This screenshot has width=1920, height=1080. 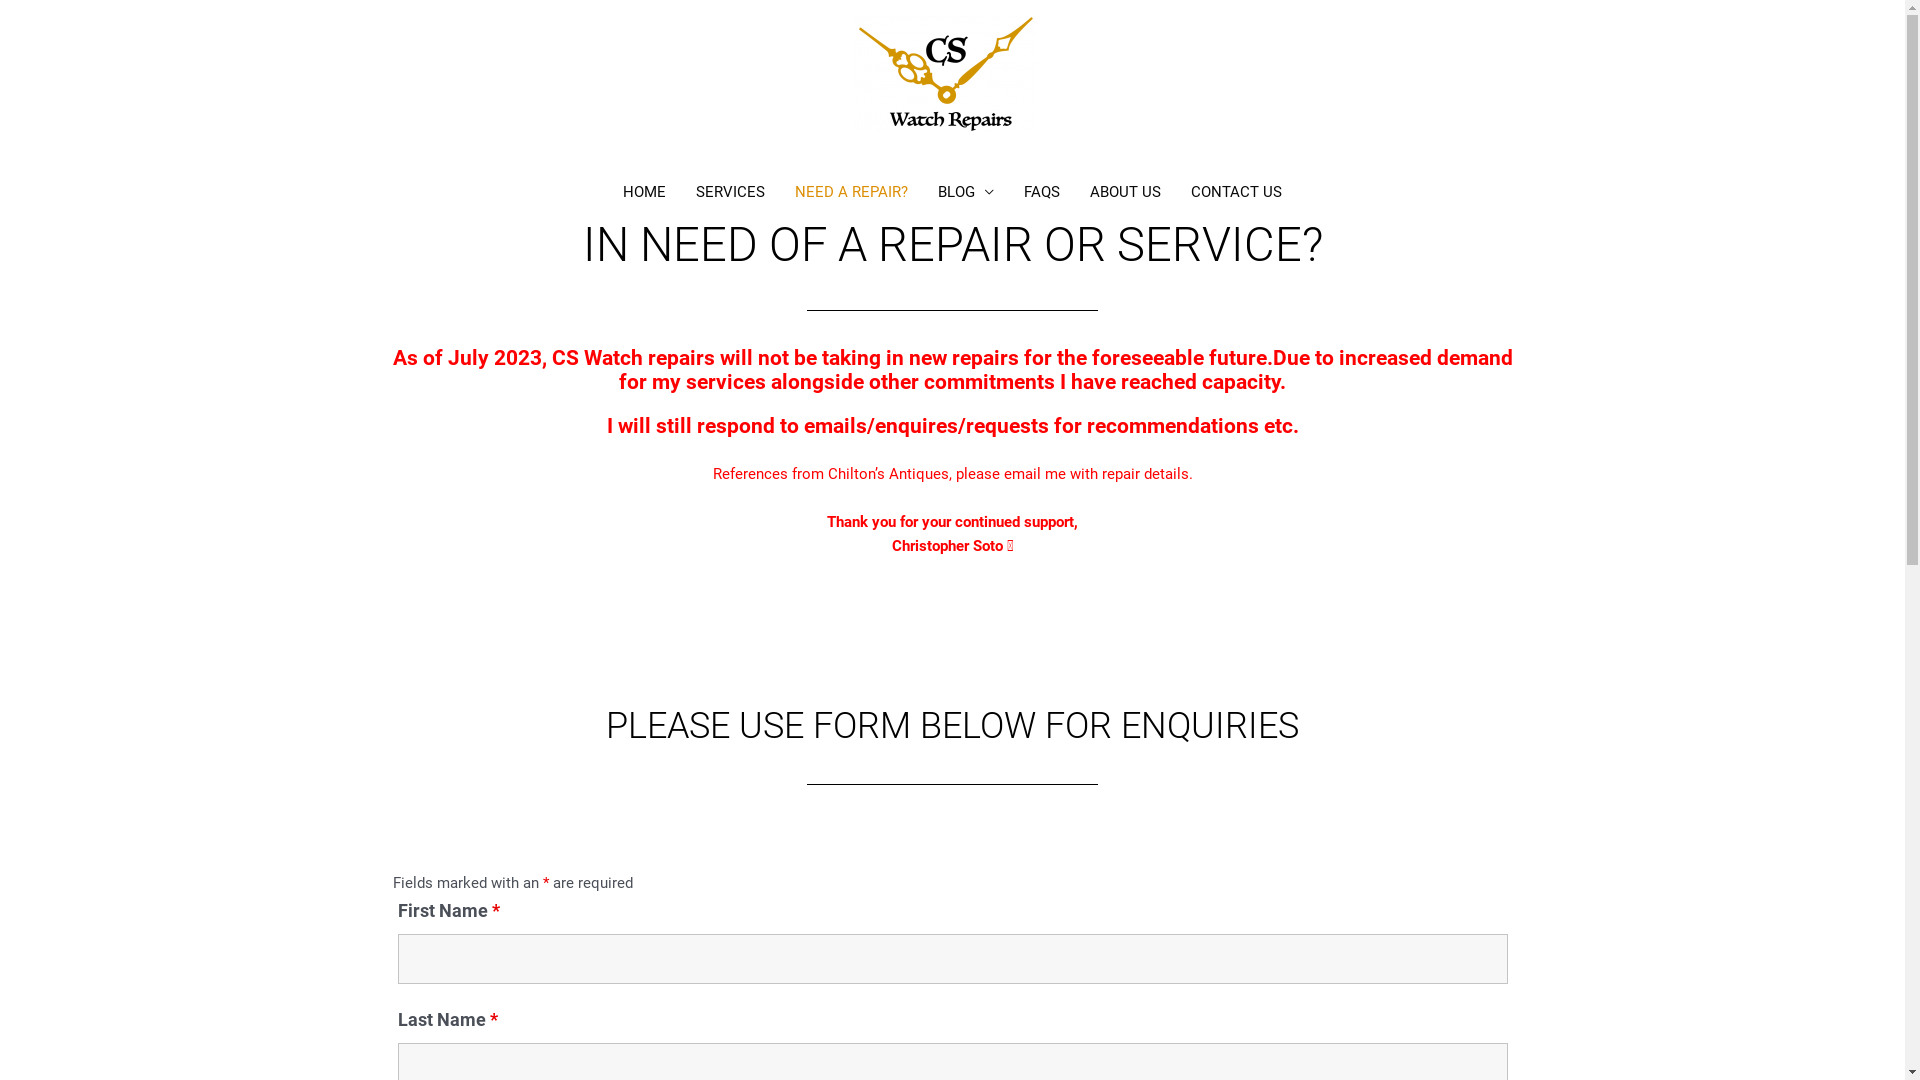 I want to click on 'SERVICES', so click(x=729, y=192).